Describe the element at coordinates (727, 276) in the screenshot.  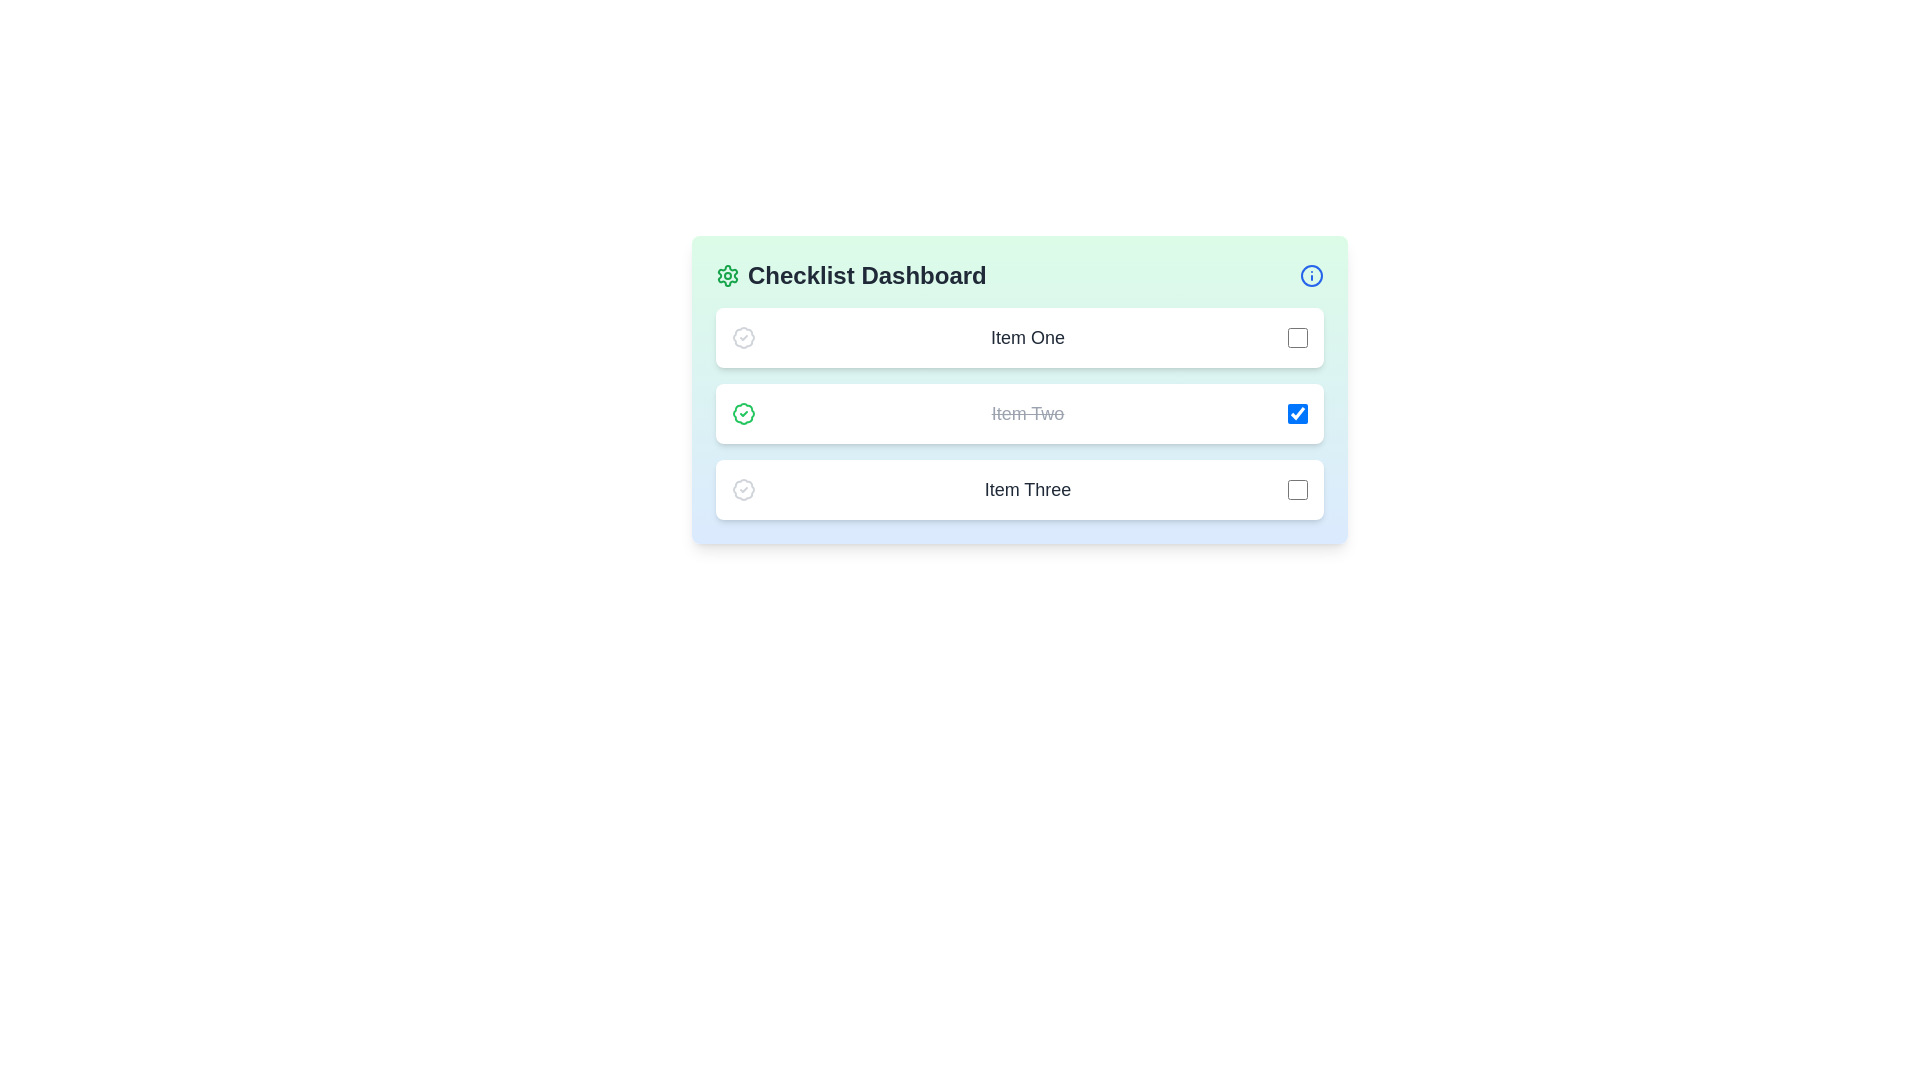
I see `the green gear icon located to the left of the 'Checklist Dashboard' text at the top of the interface` at that location.